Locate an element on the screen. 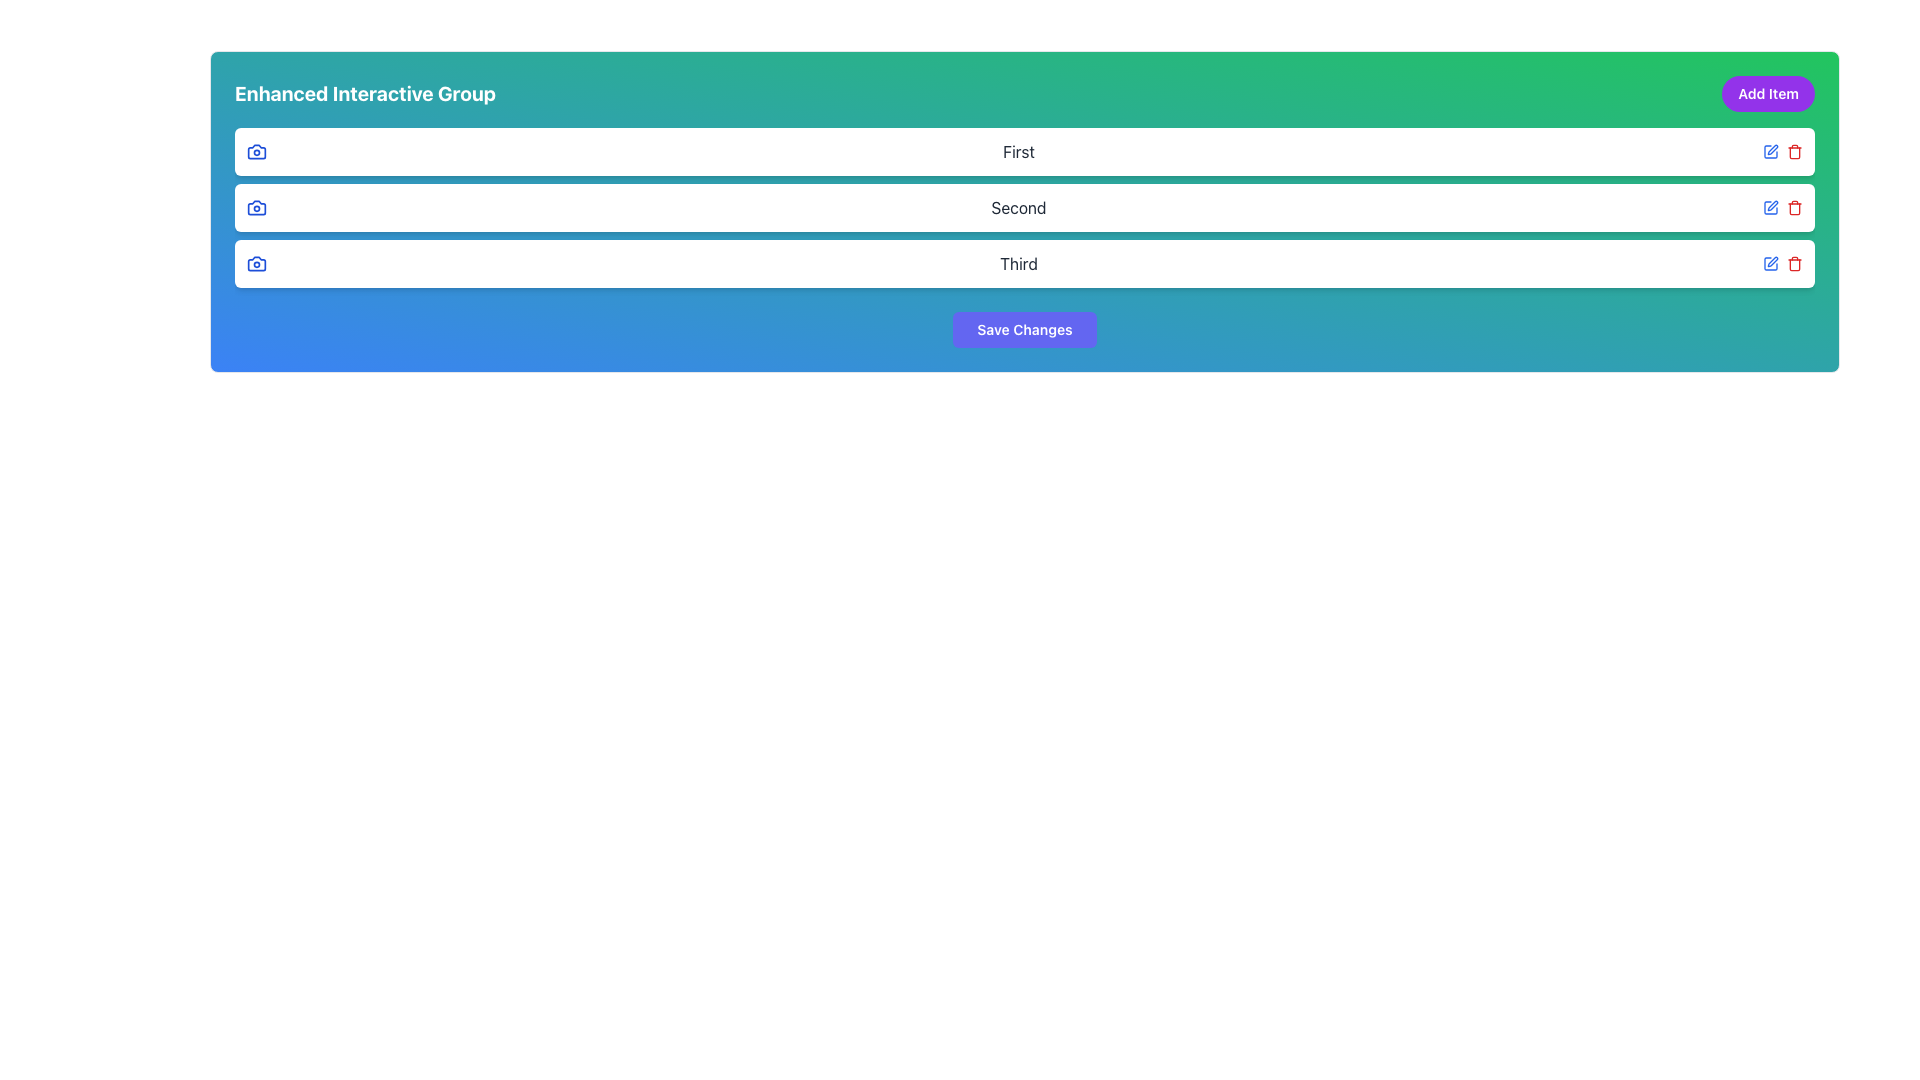 This screenshot has height=1080, width=1920. the 'Add Item' button located in the top-right corner of the 'Enhanced Interactive Group' header is located at coordinates (1768, 93).